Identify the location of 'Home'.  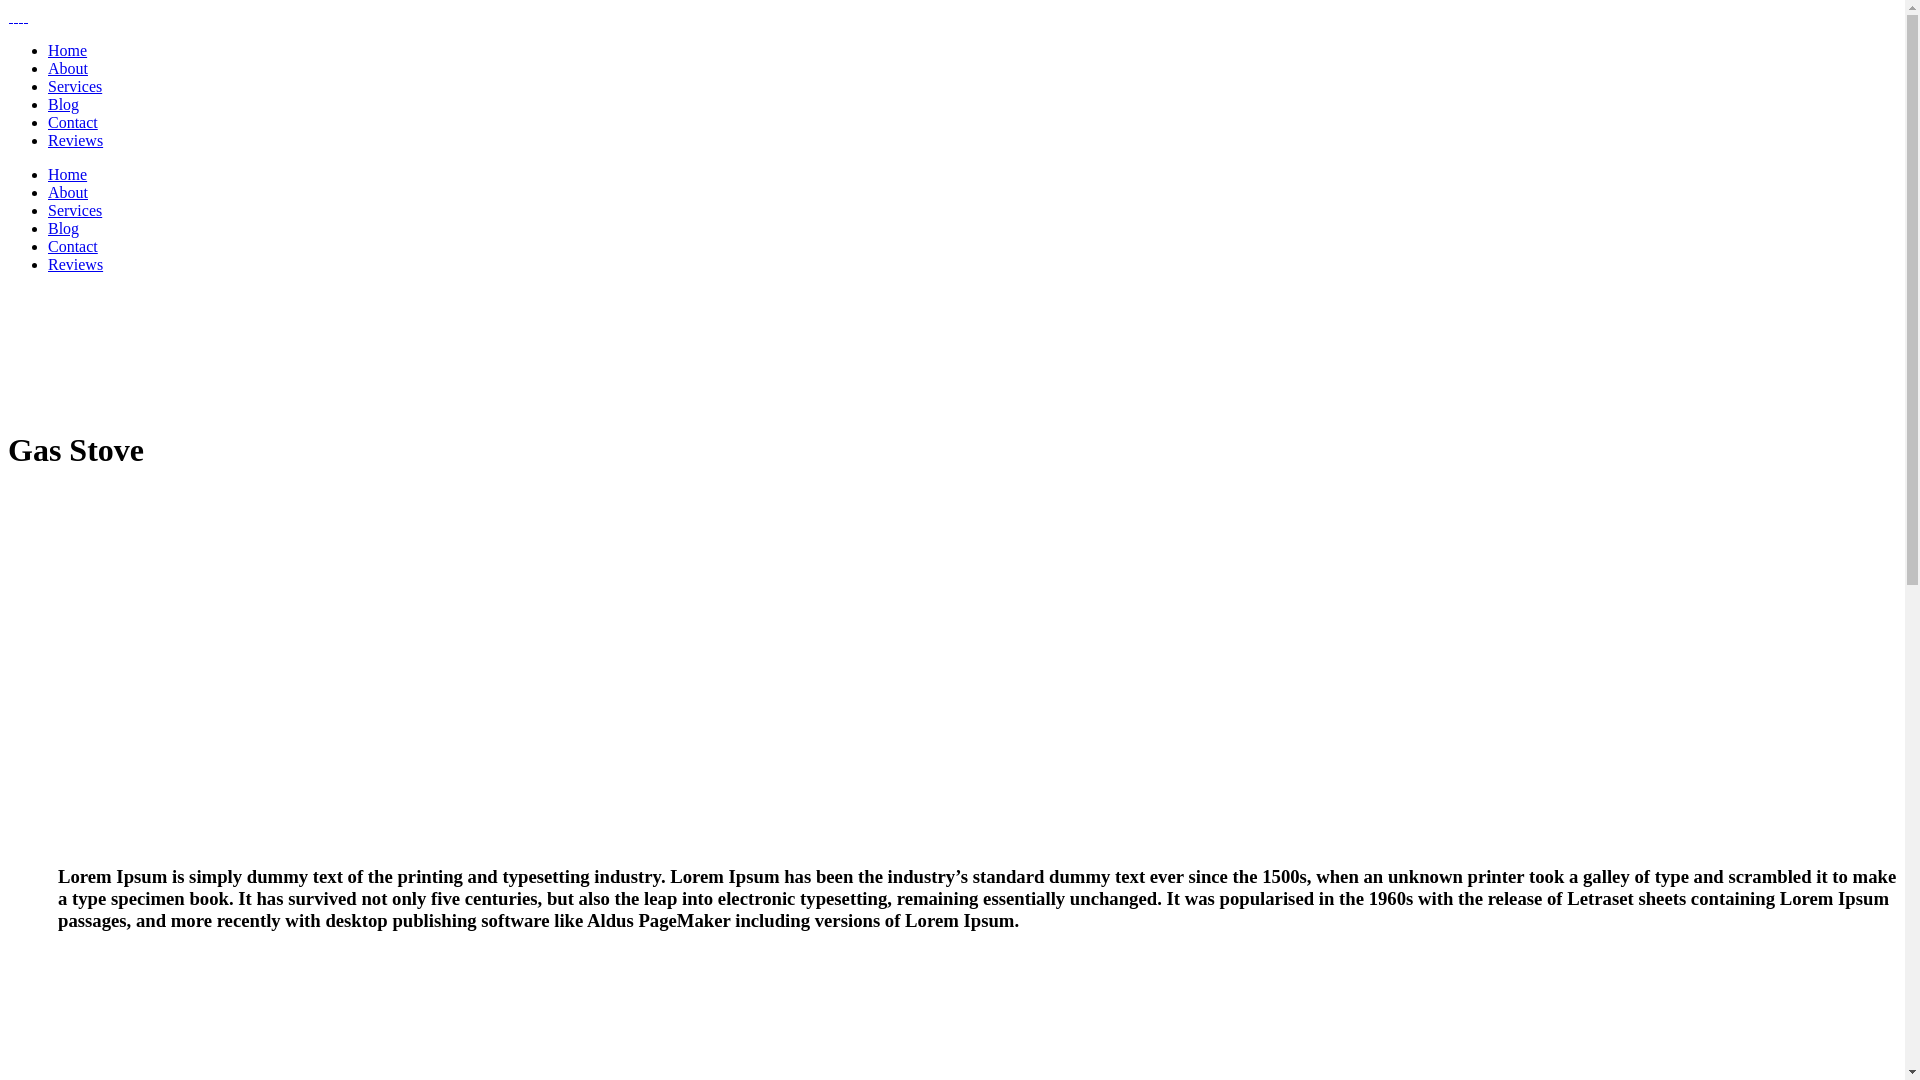
(67, 173).